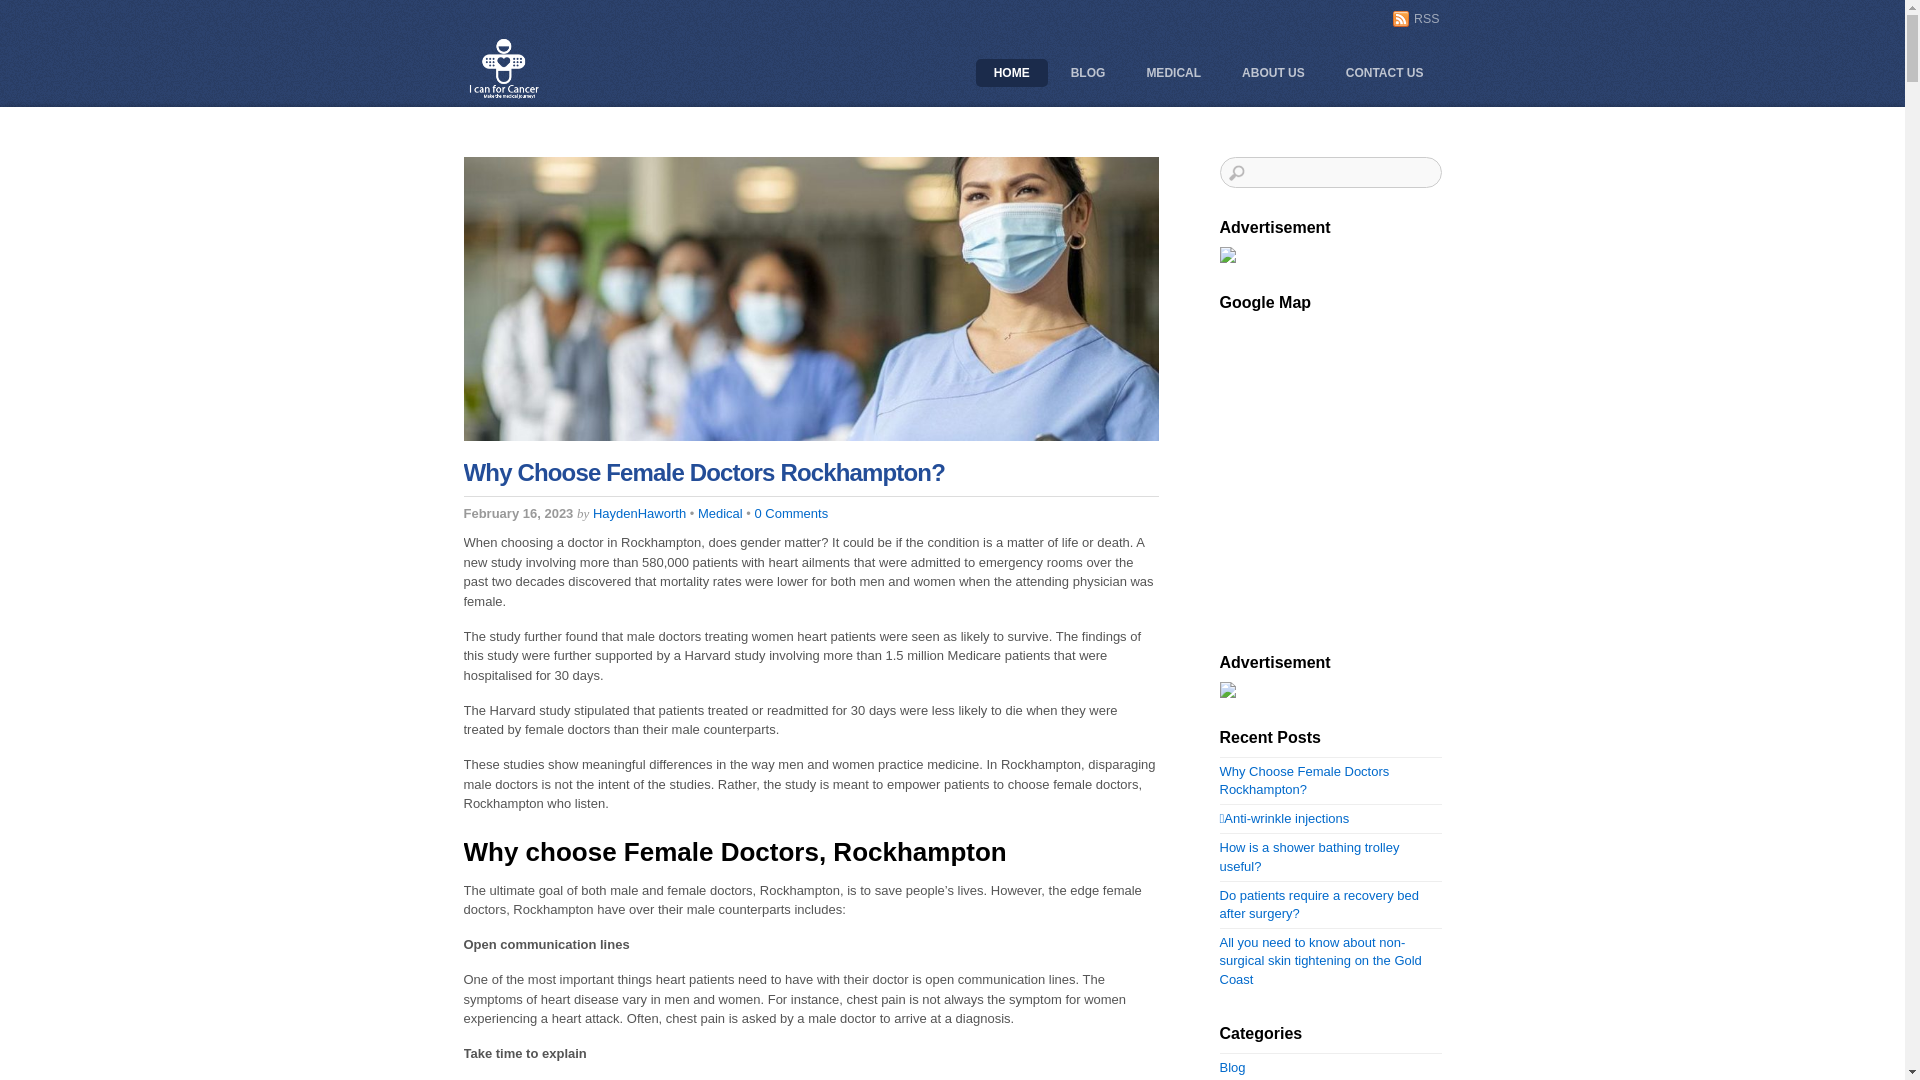  Describe the element at coordinates (790, 512) in the screenshot. I see `'0 Comments'` at that location.